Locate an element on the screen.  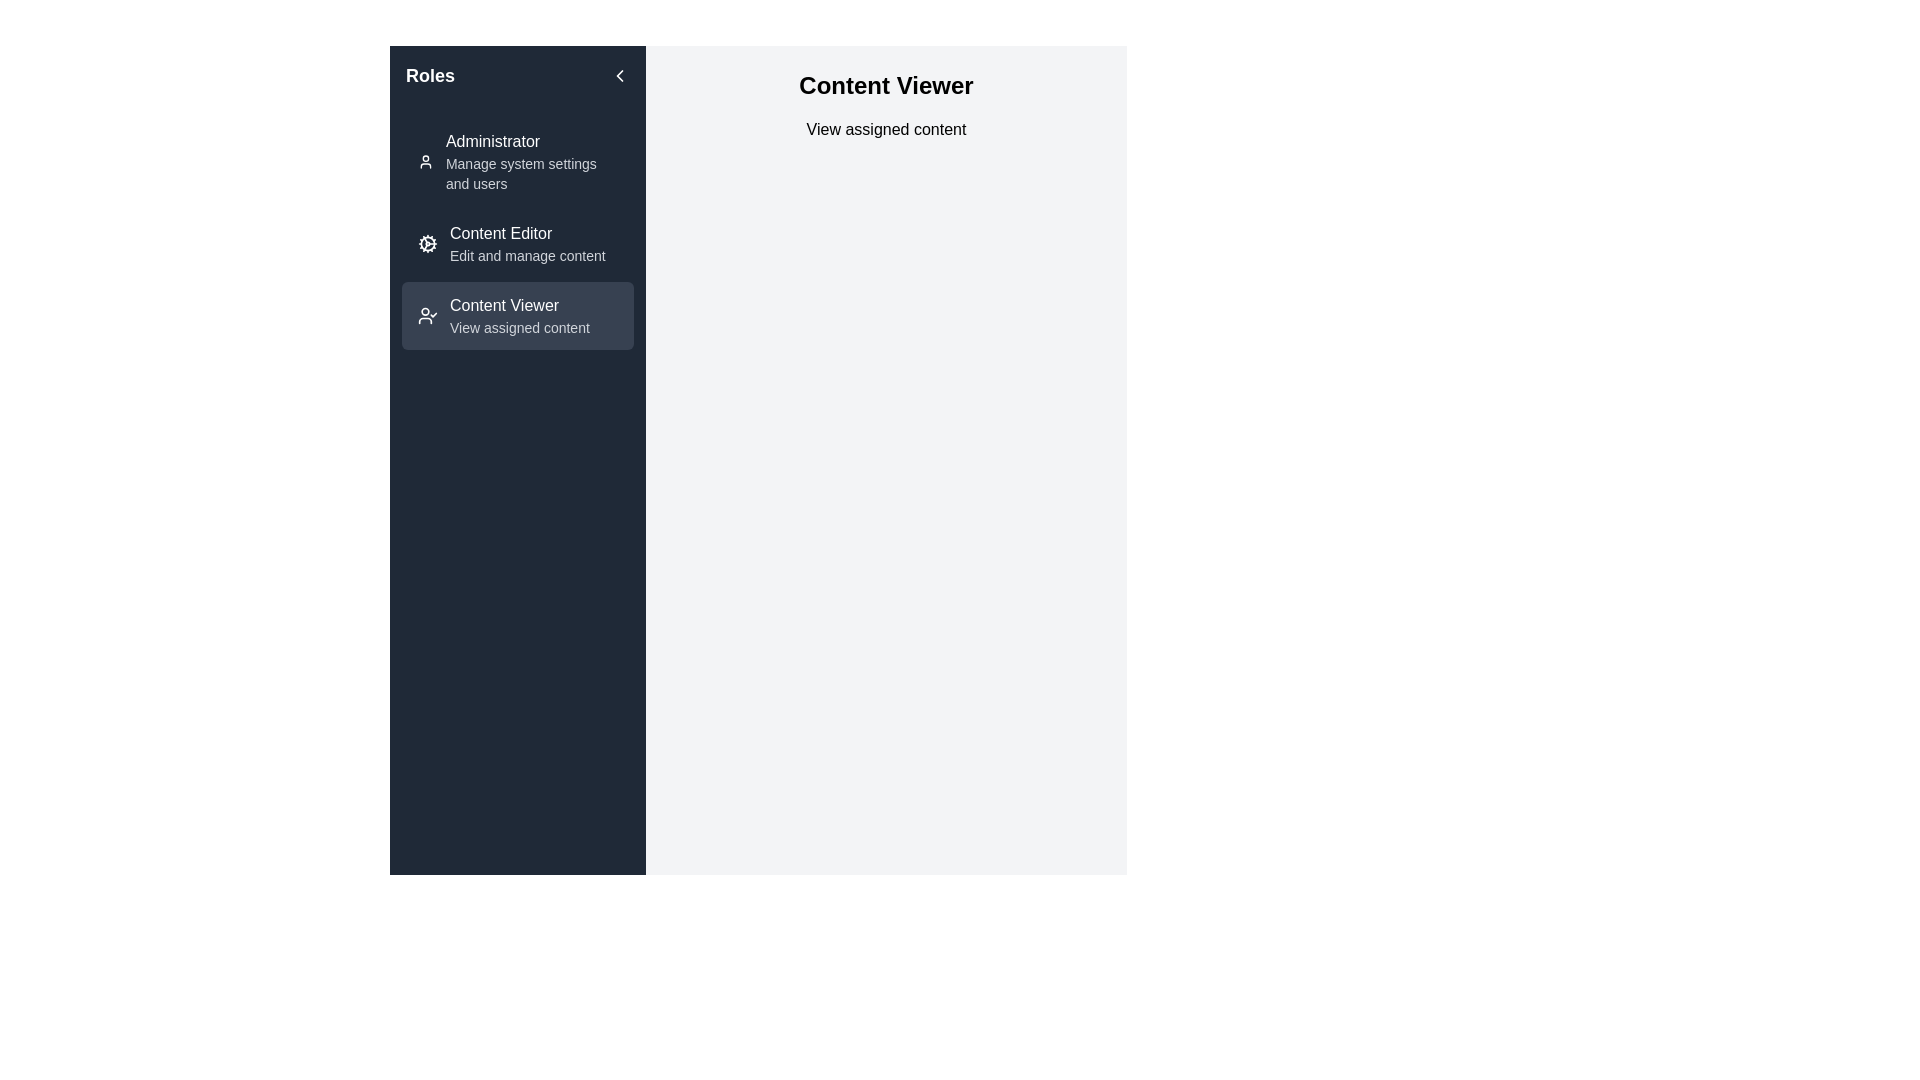
the text label that says 'Edit and manage content', which is styled in light gray against a dark background, located below the 'Content Editor' title in the sidebar is located at coordinates (527, 254).